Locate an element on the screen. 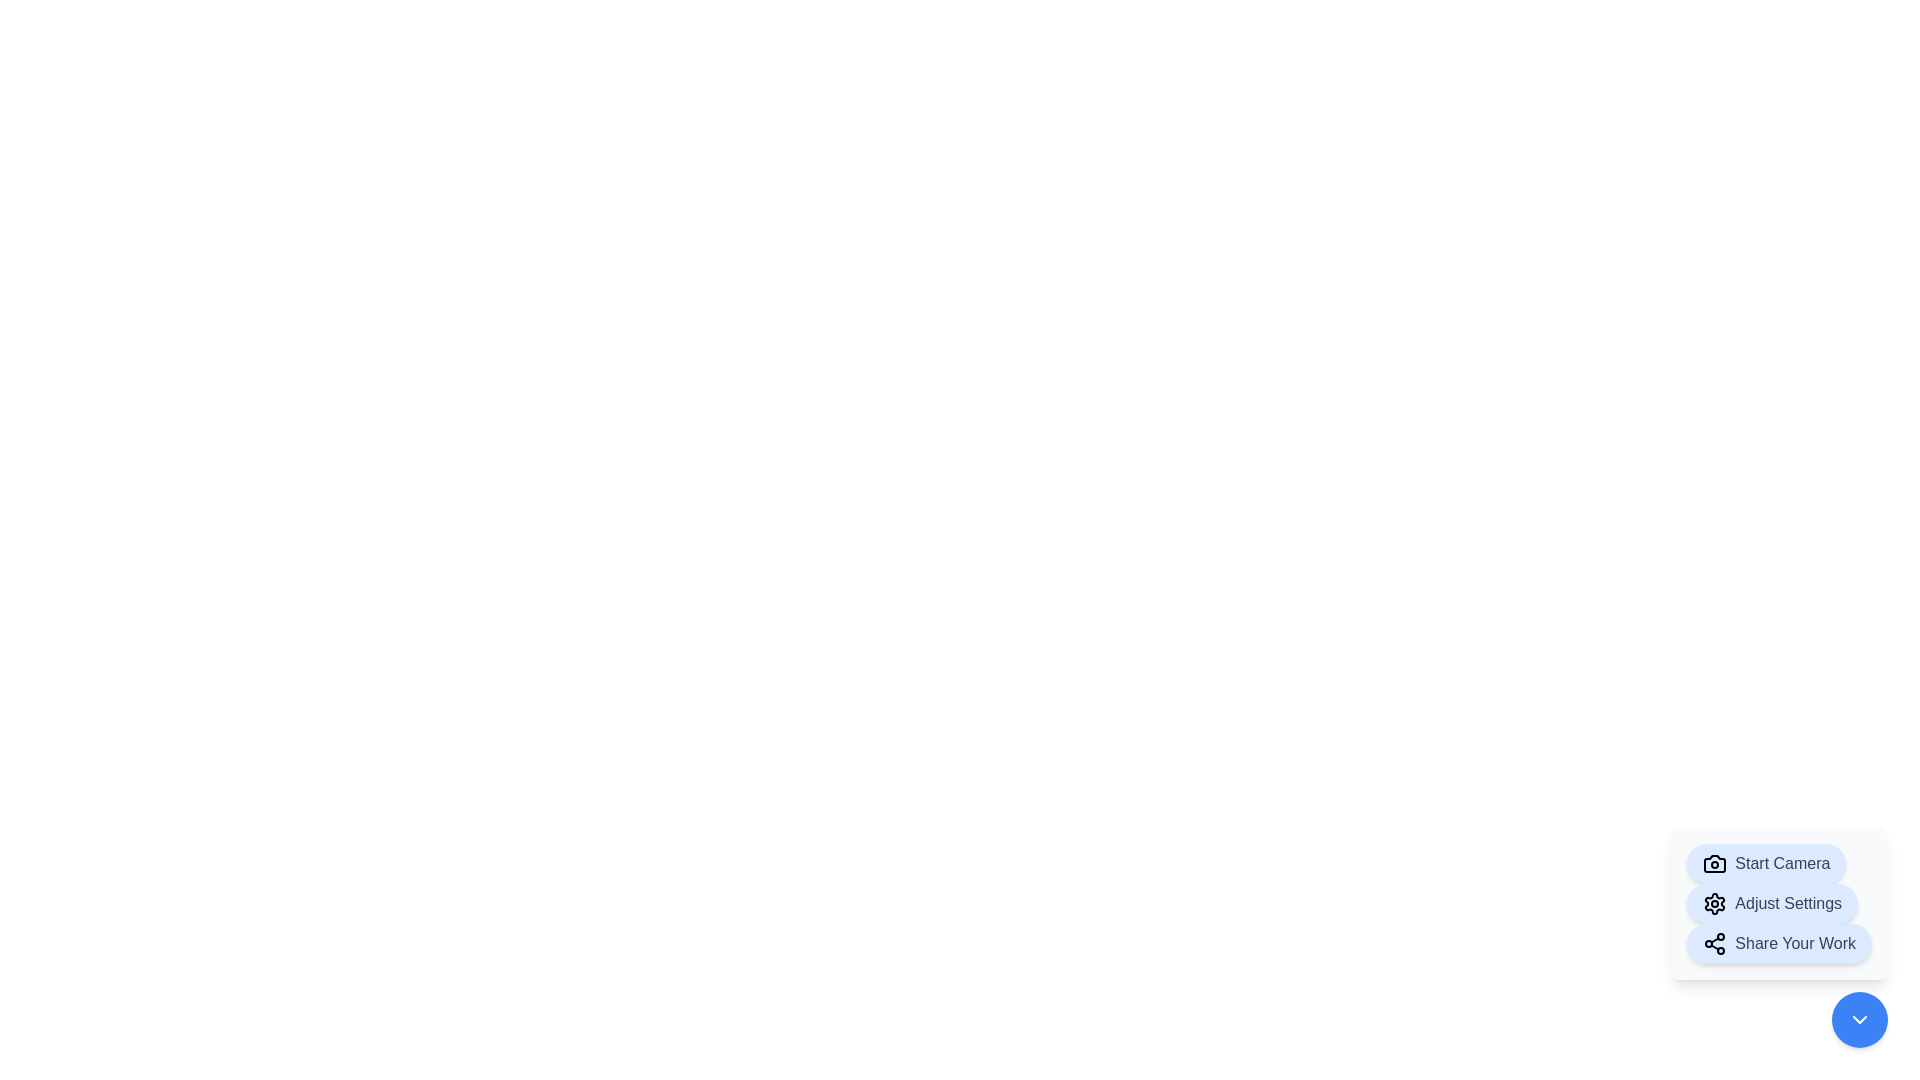 The width and height of the screenshot is (1920, 1080). the three-pointed share symbol icon located at the beginning of the 'Share Your Work' button is located at coordinates (1714, 944).